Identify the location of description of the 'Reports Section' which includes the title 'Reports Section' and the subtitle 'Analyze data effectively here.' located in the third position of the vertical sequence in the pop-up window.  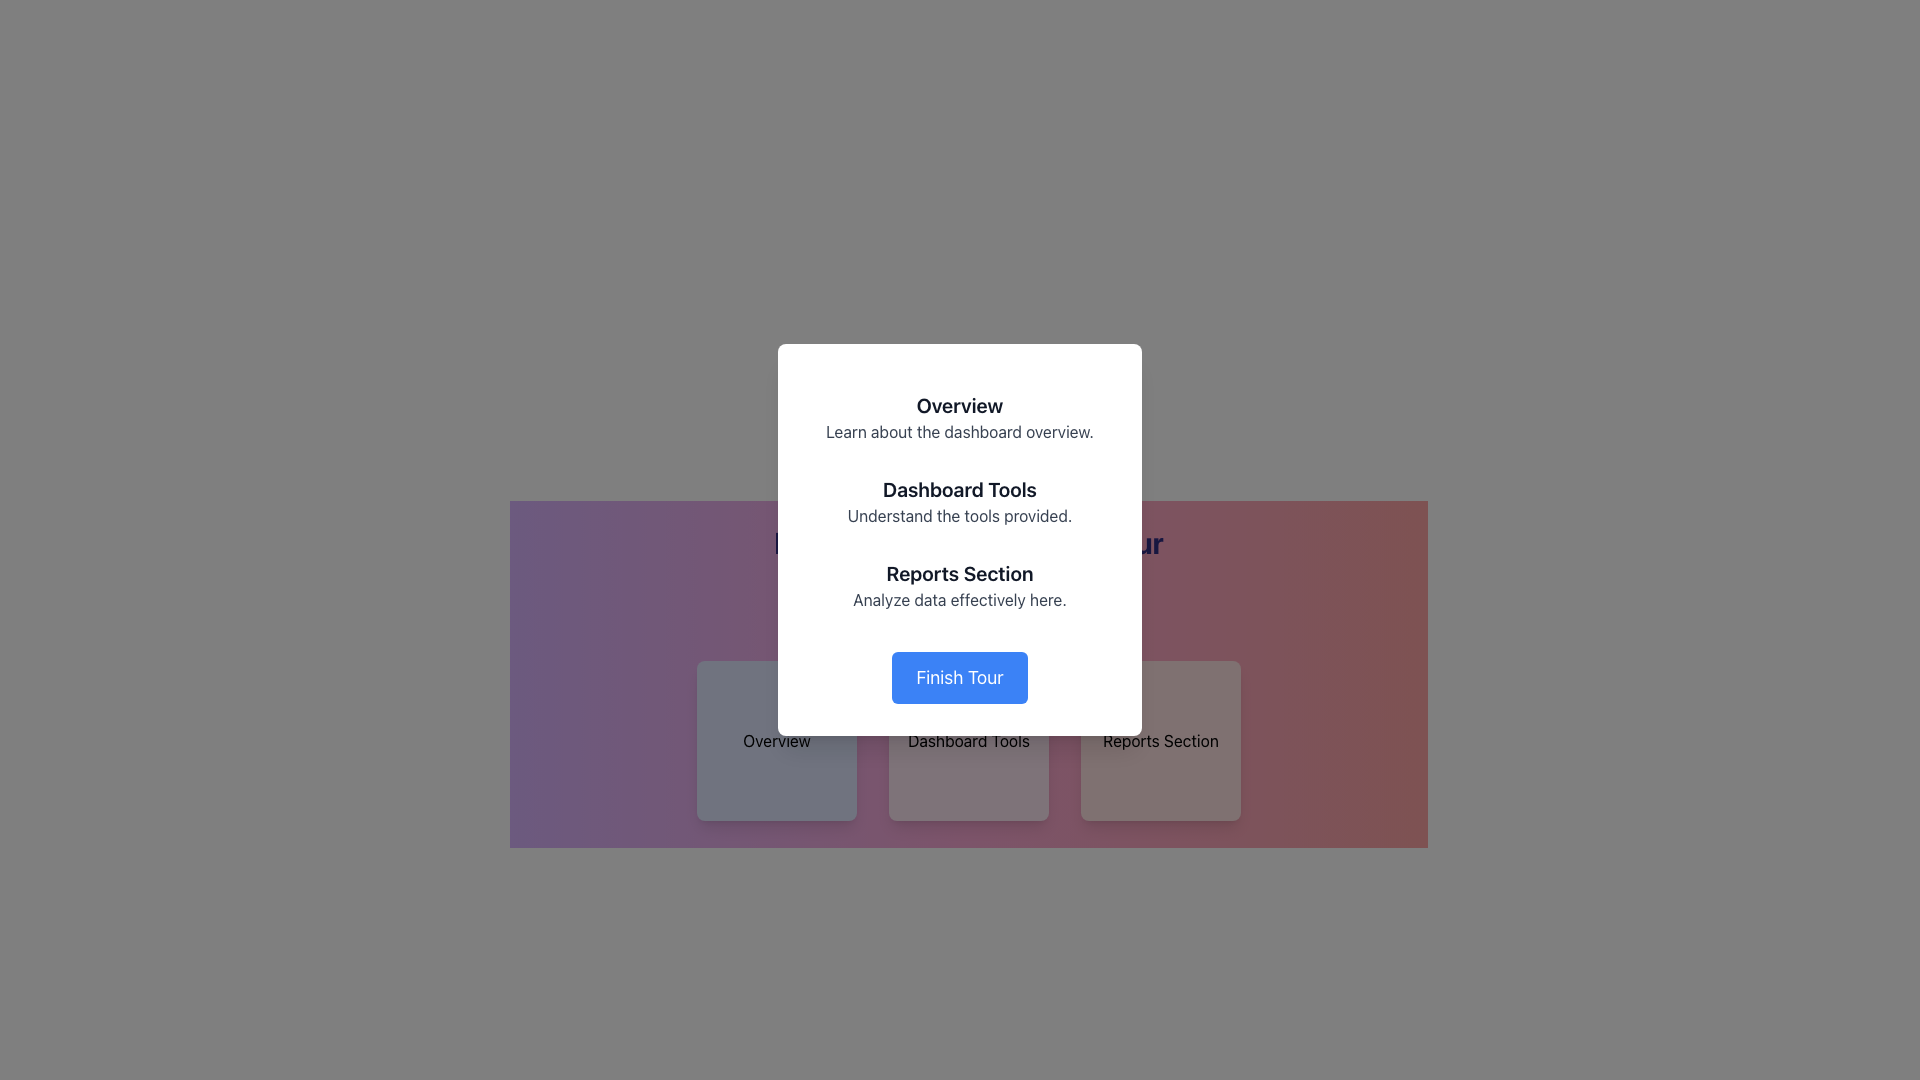
(960, 585).